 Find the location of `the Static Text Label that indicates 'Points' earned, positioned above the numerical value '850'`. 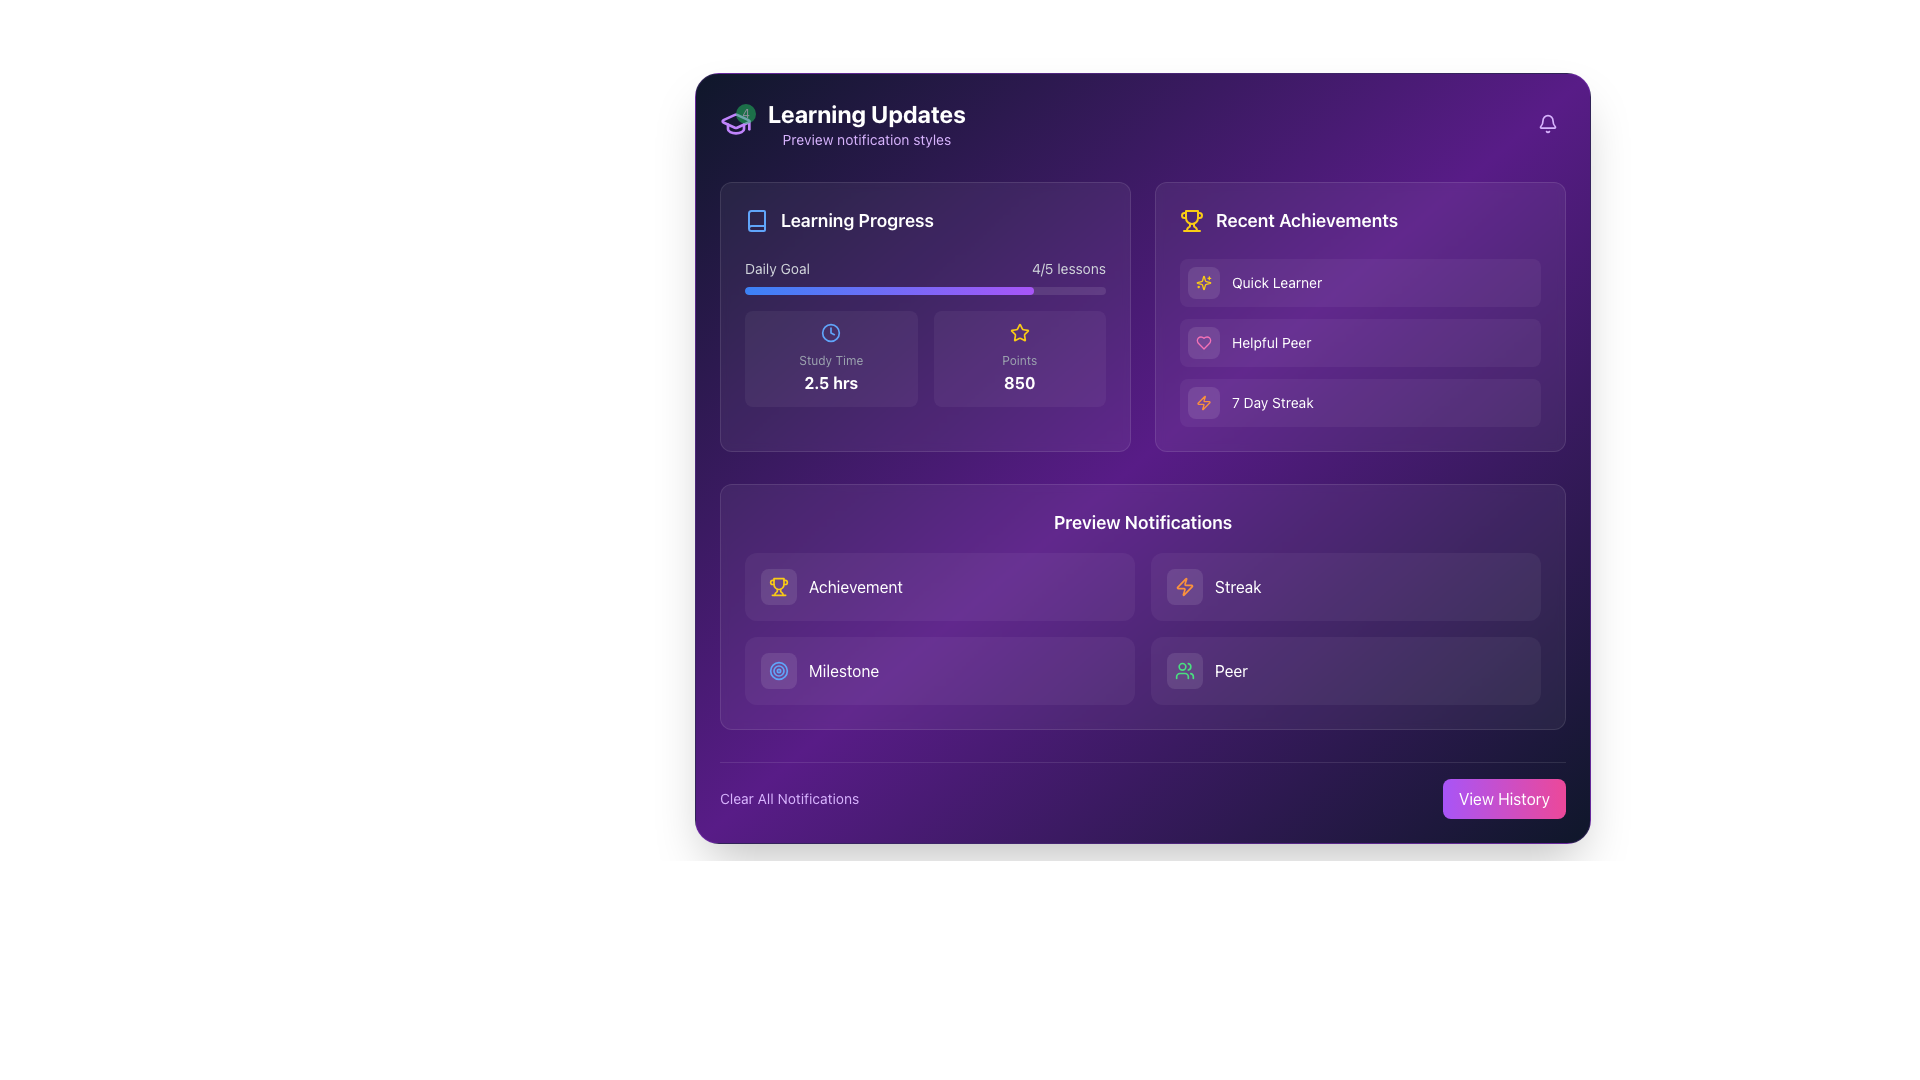

the Static Text Label that indicates 'Points' earned, positioned above the numerical value '850' is located at coordinates (1019, 360).